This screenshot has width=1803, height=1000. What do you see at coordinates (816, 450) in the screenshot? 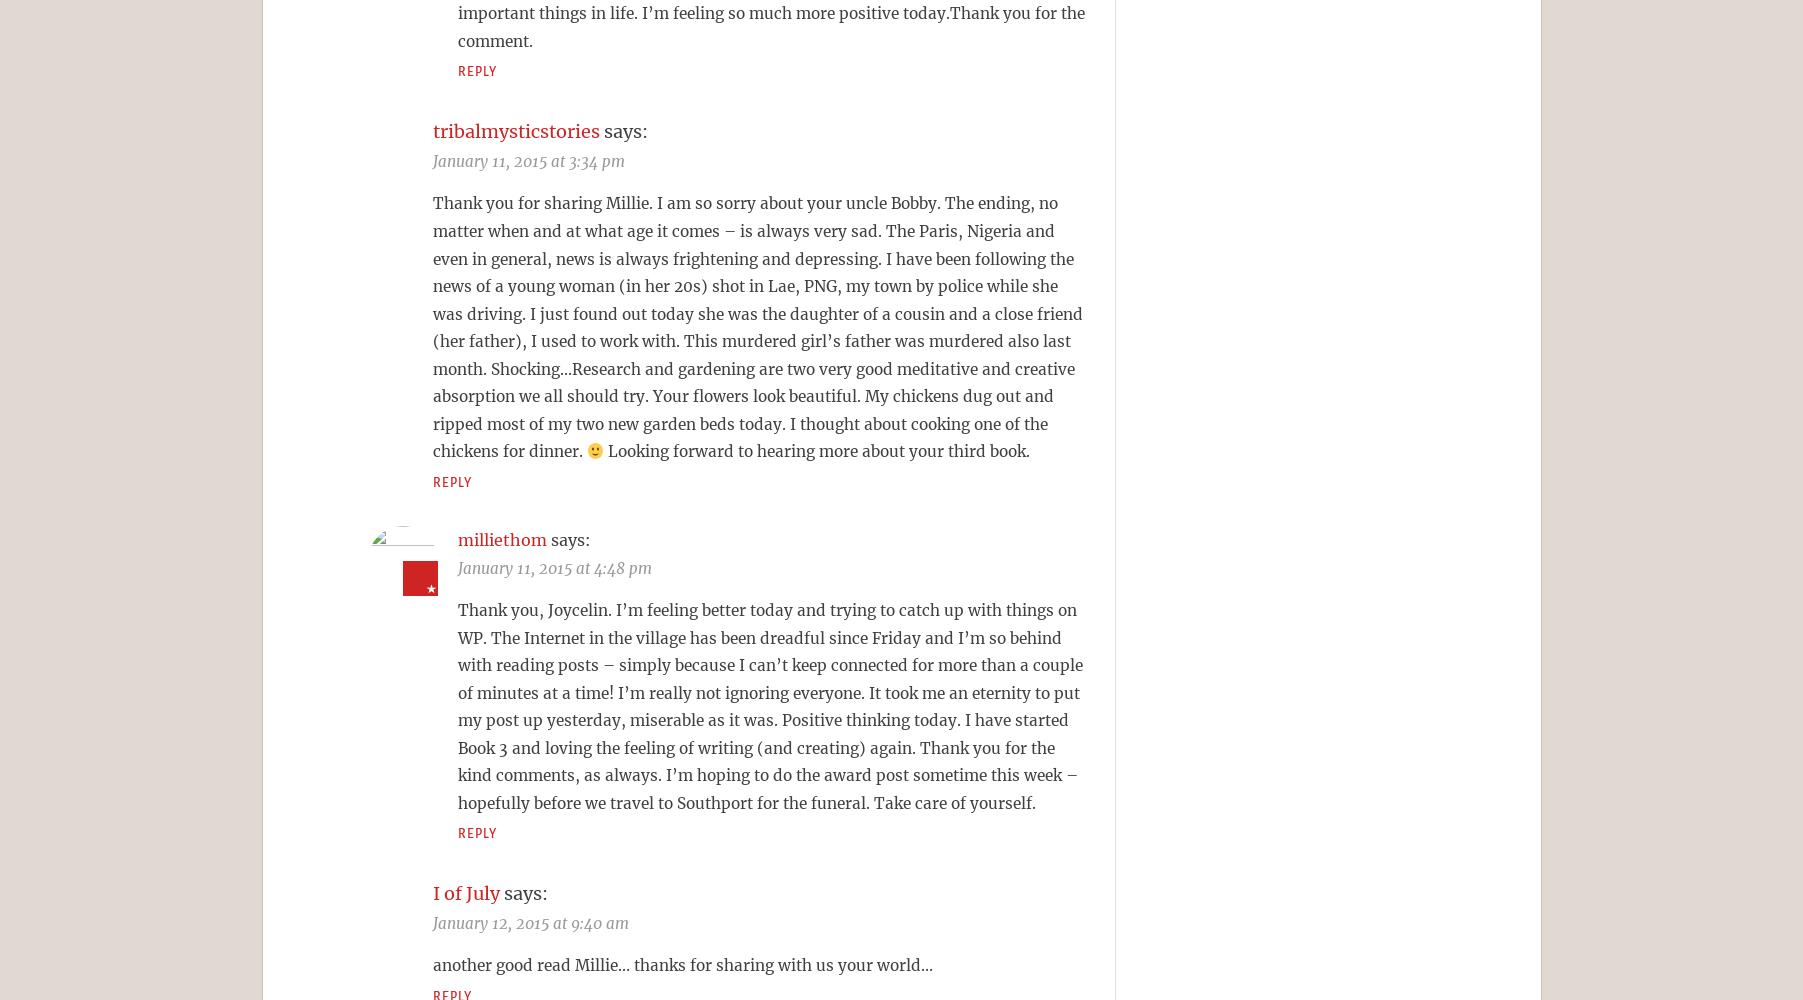
I see `'Looking forward to hearing more about your third book.'` at bounding box center [816, 450].